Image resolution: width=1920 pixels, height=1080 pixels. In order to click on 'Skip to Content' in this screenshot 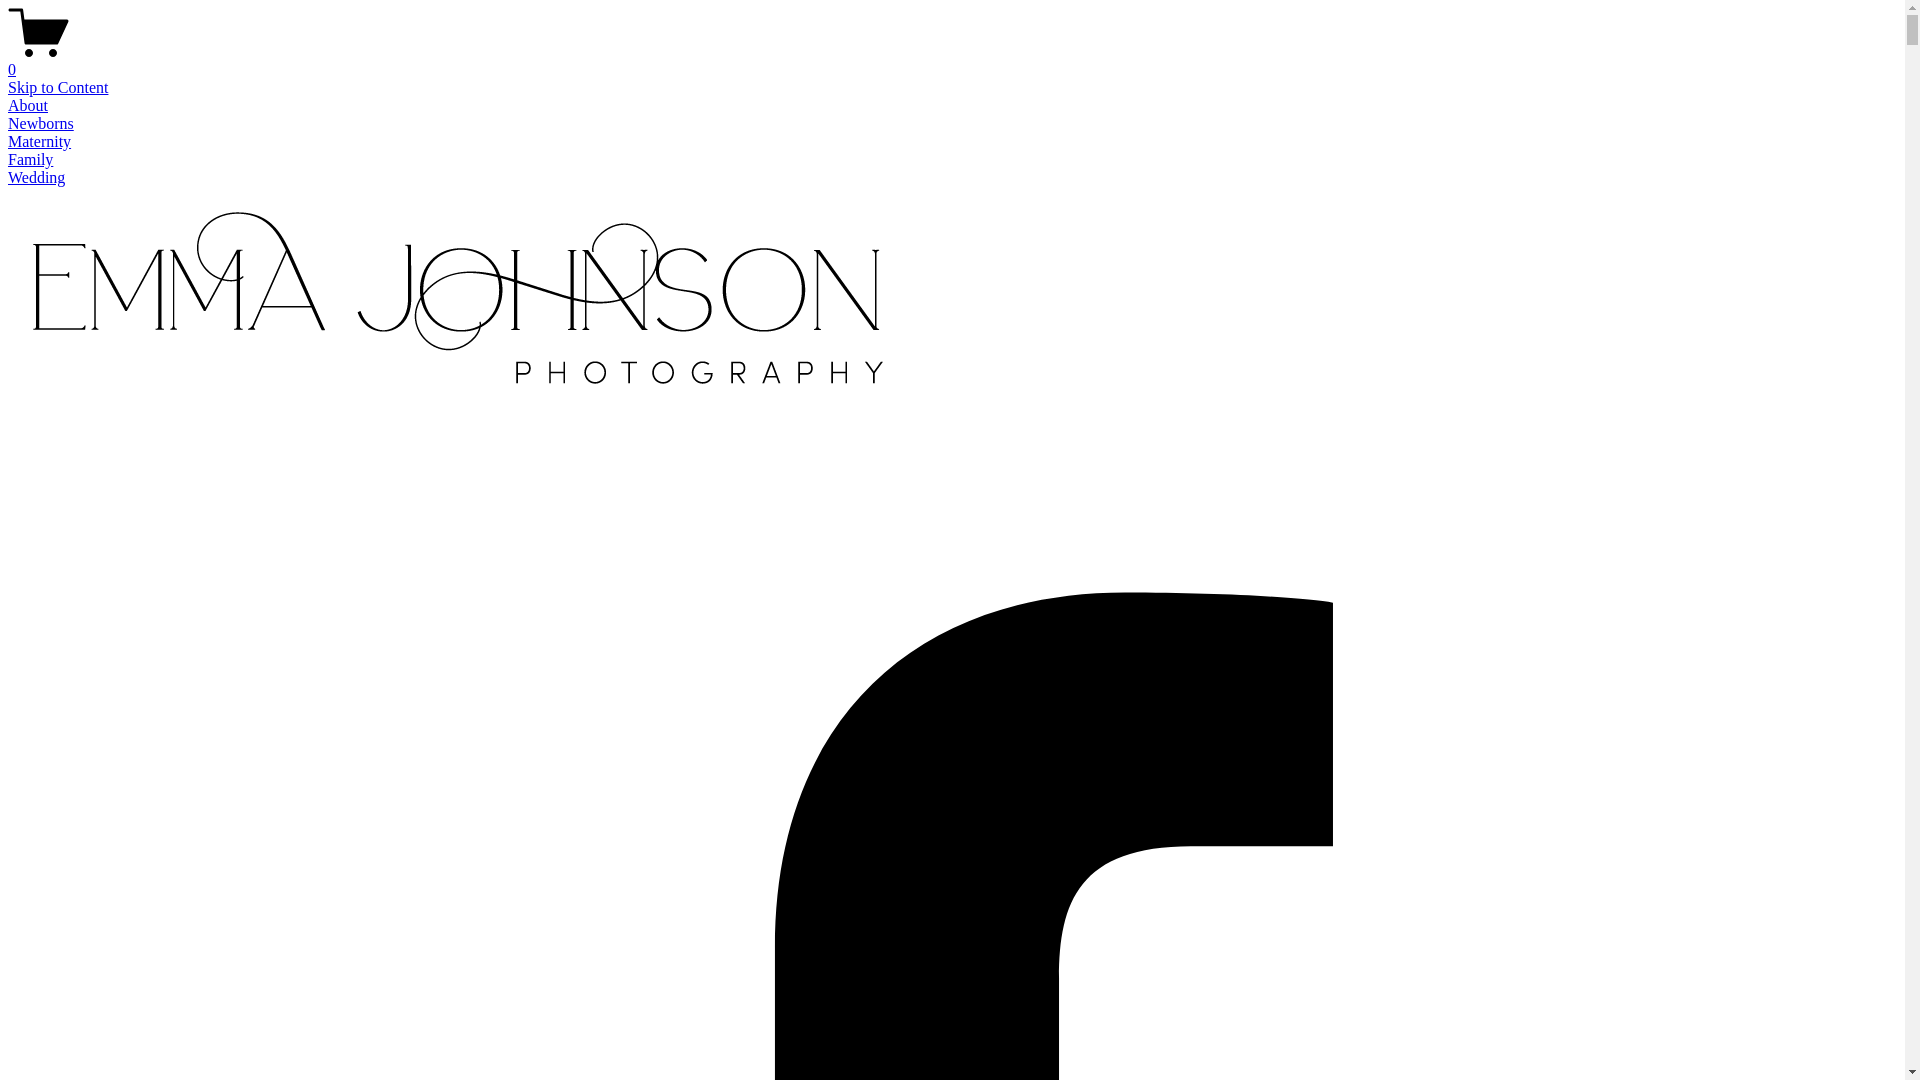, I will do `click(57, 86)`.